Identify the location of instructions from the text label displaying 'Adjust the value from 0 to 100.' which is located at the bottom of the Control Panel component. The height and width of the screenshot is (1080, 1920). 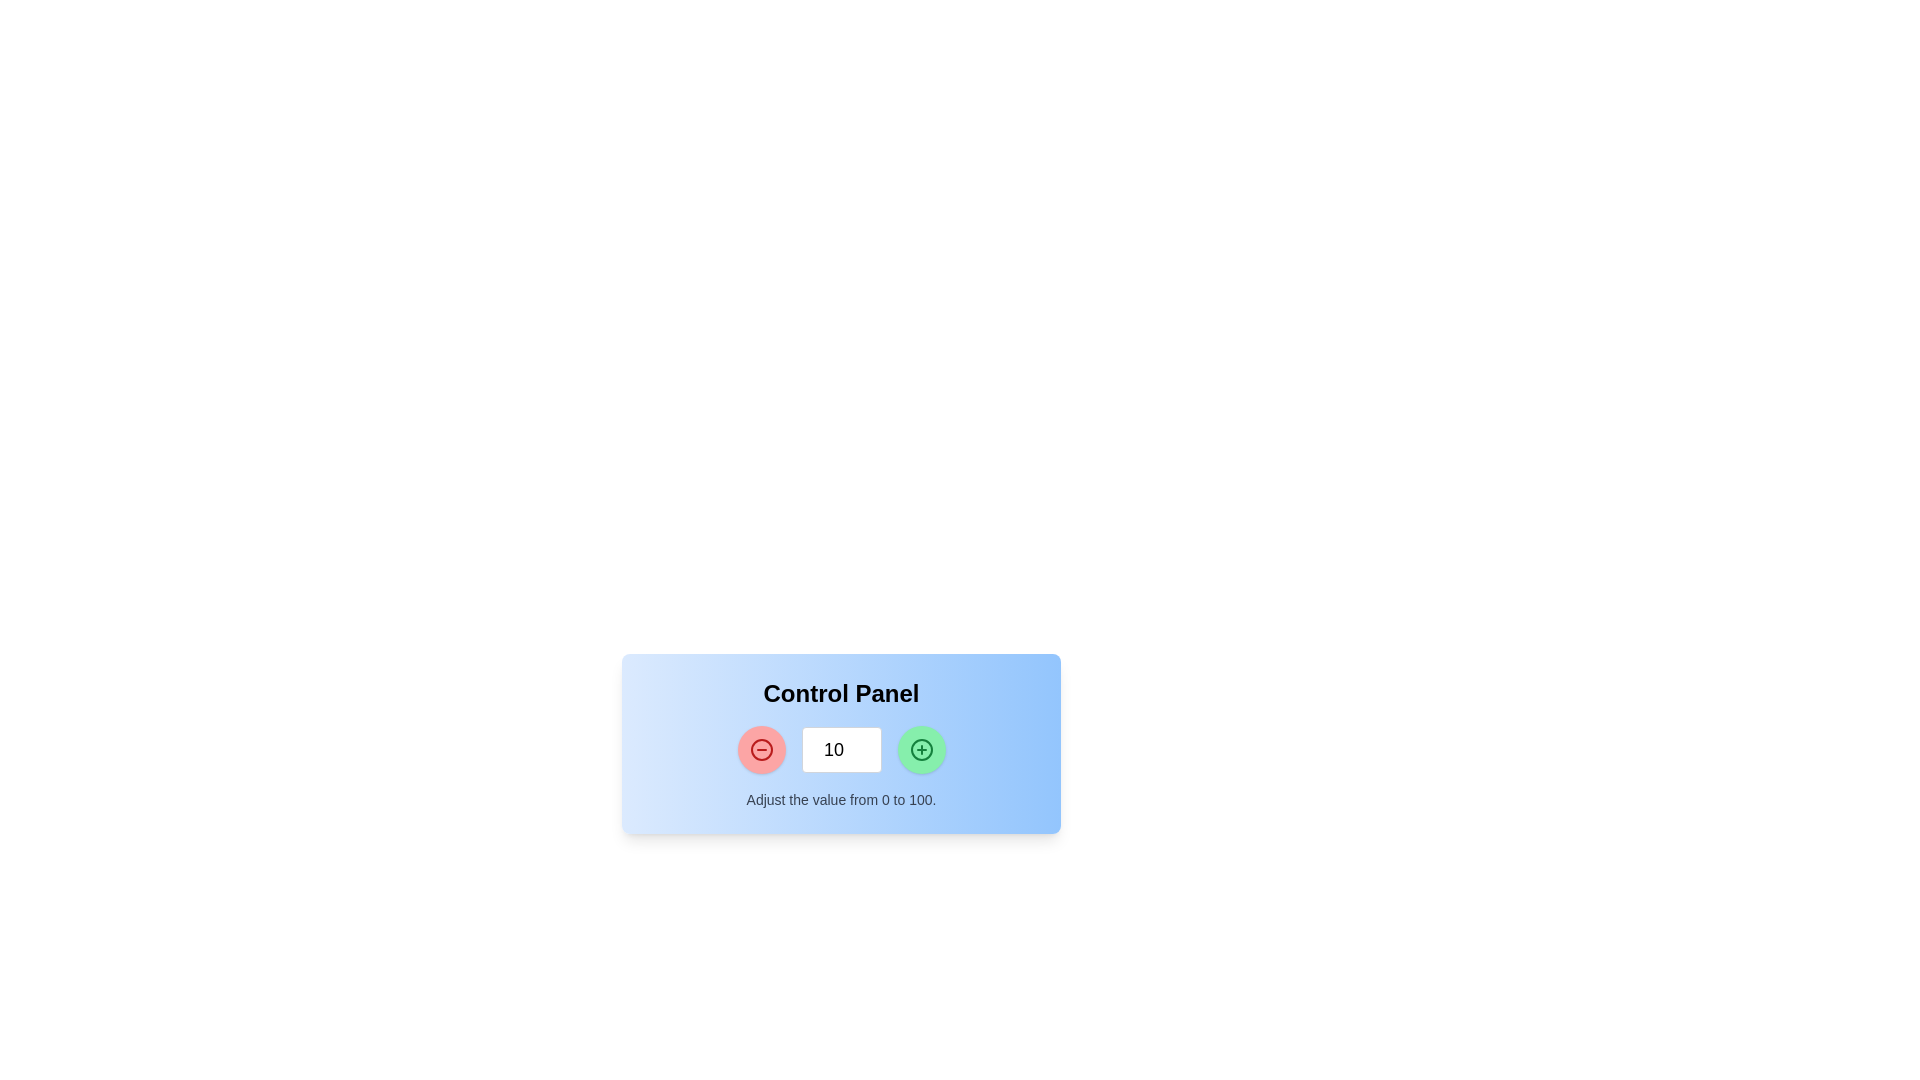
(841, 798).